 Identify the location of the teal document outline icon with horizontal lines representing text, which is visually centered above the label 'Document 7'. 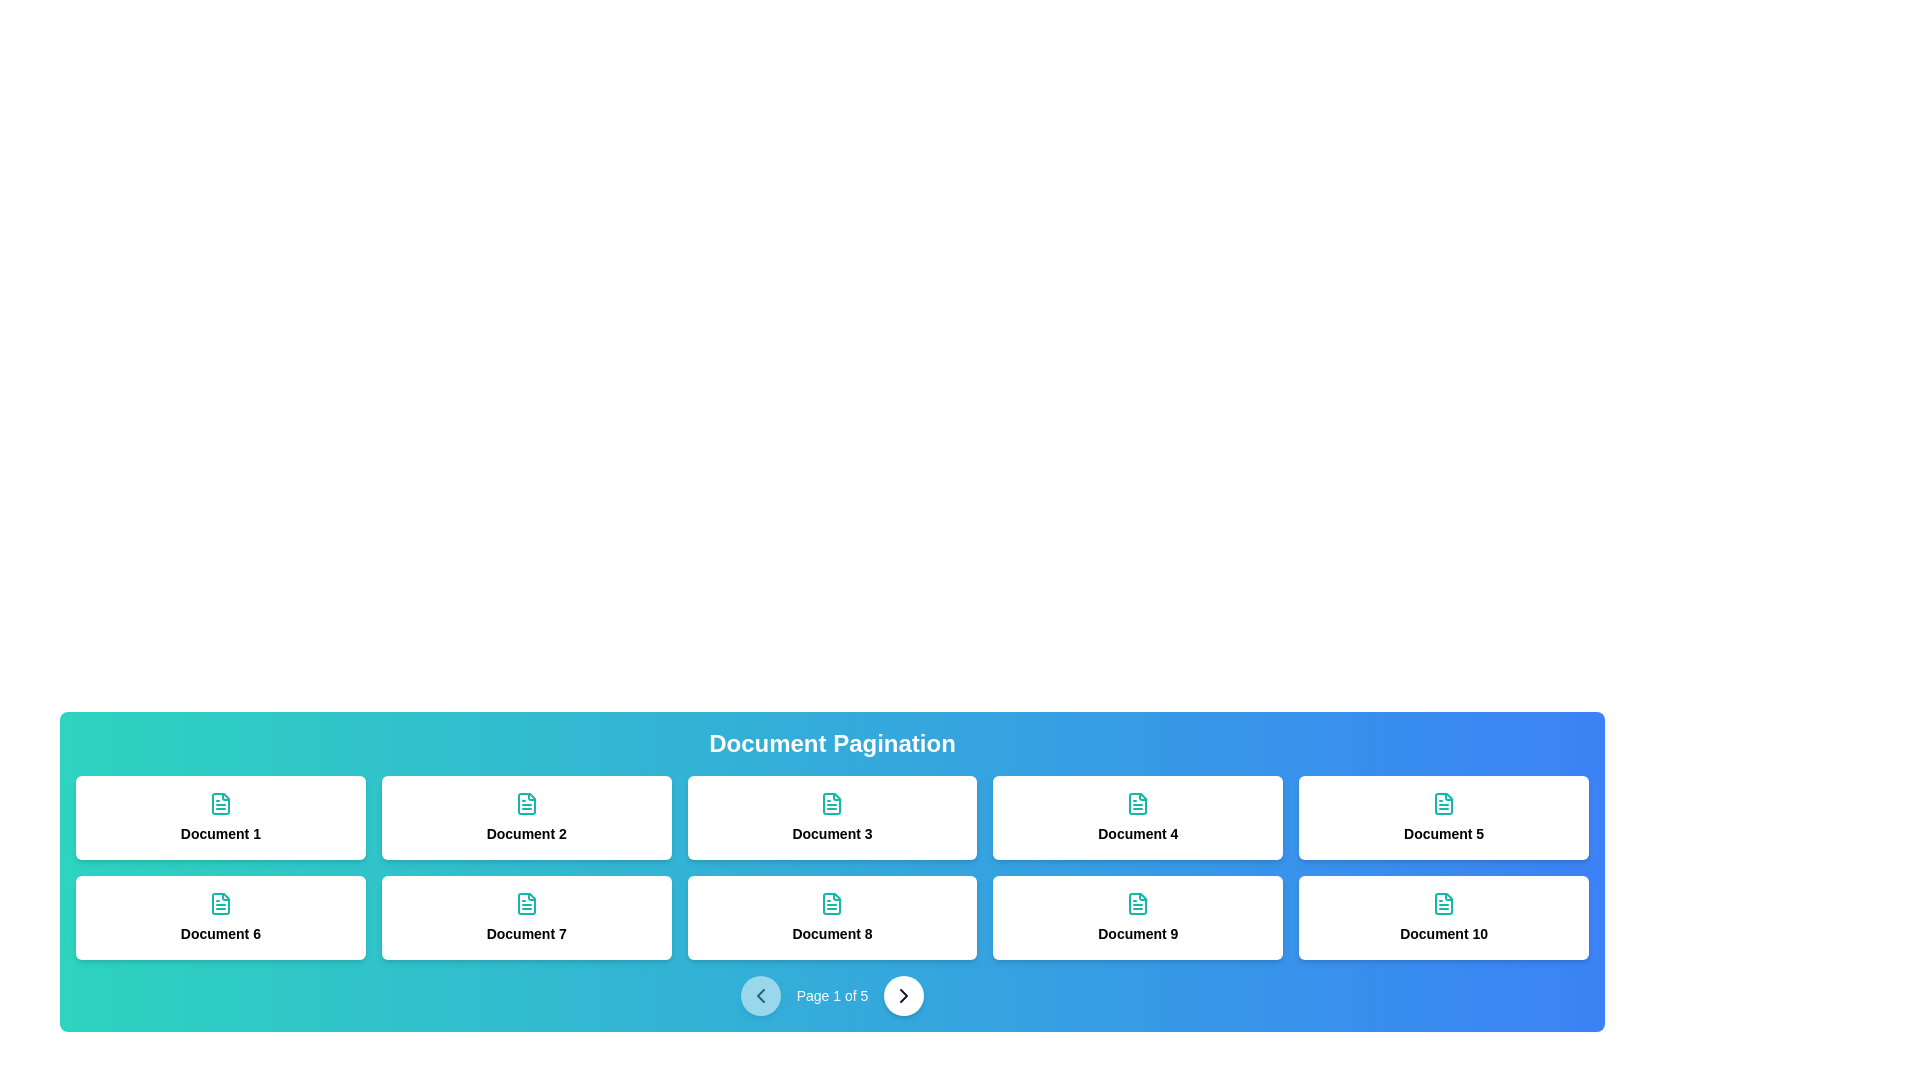
(526, 903).